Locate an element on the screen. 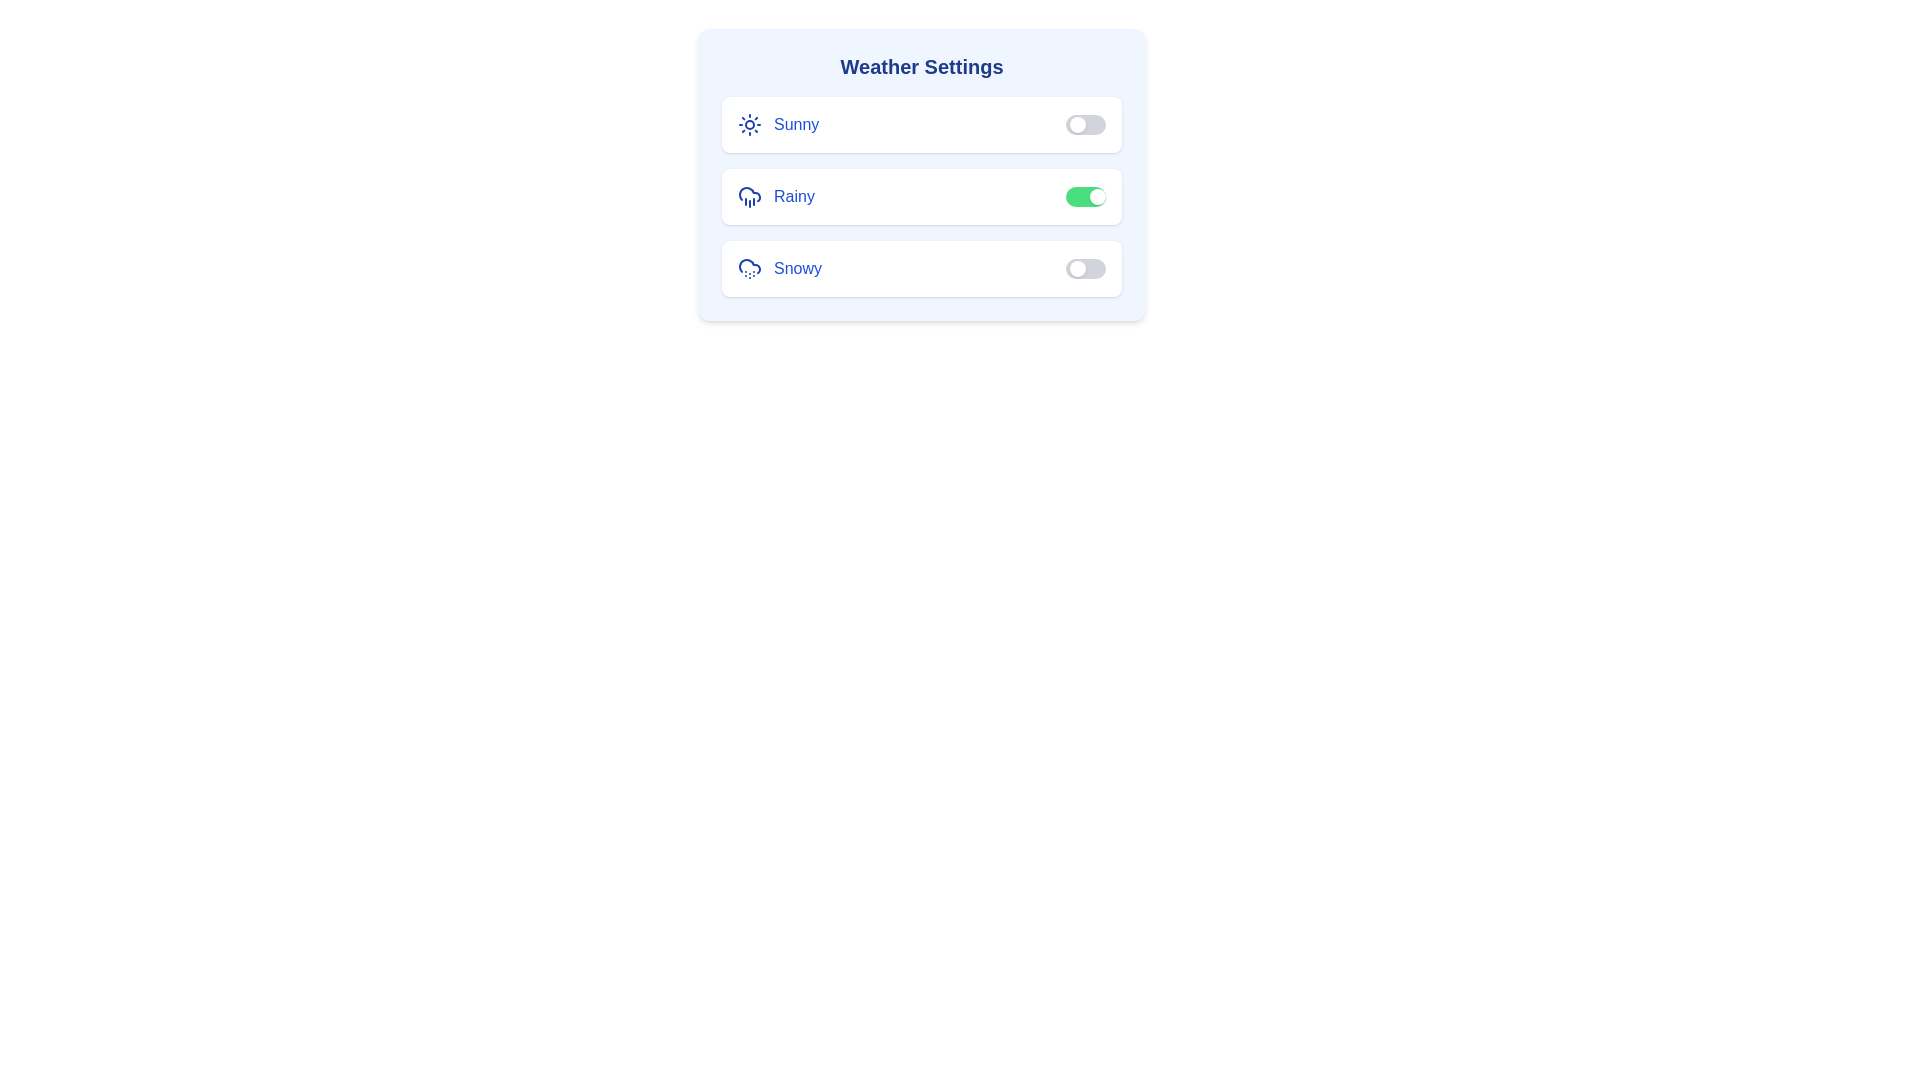 The width and height of the screenshot is (1920, 1080). the toggle switch for the 'Snowy' weather setting option, which is located in the third row of weather settings is located at coordinates (920, 268).